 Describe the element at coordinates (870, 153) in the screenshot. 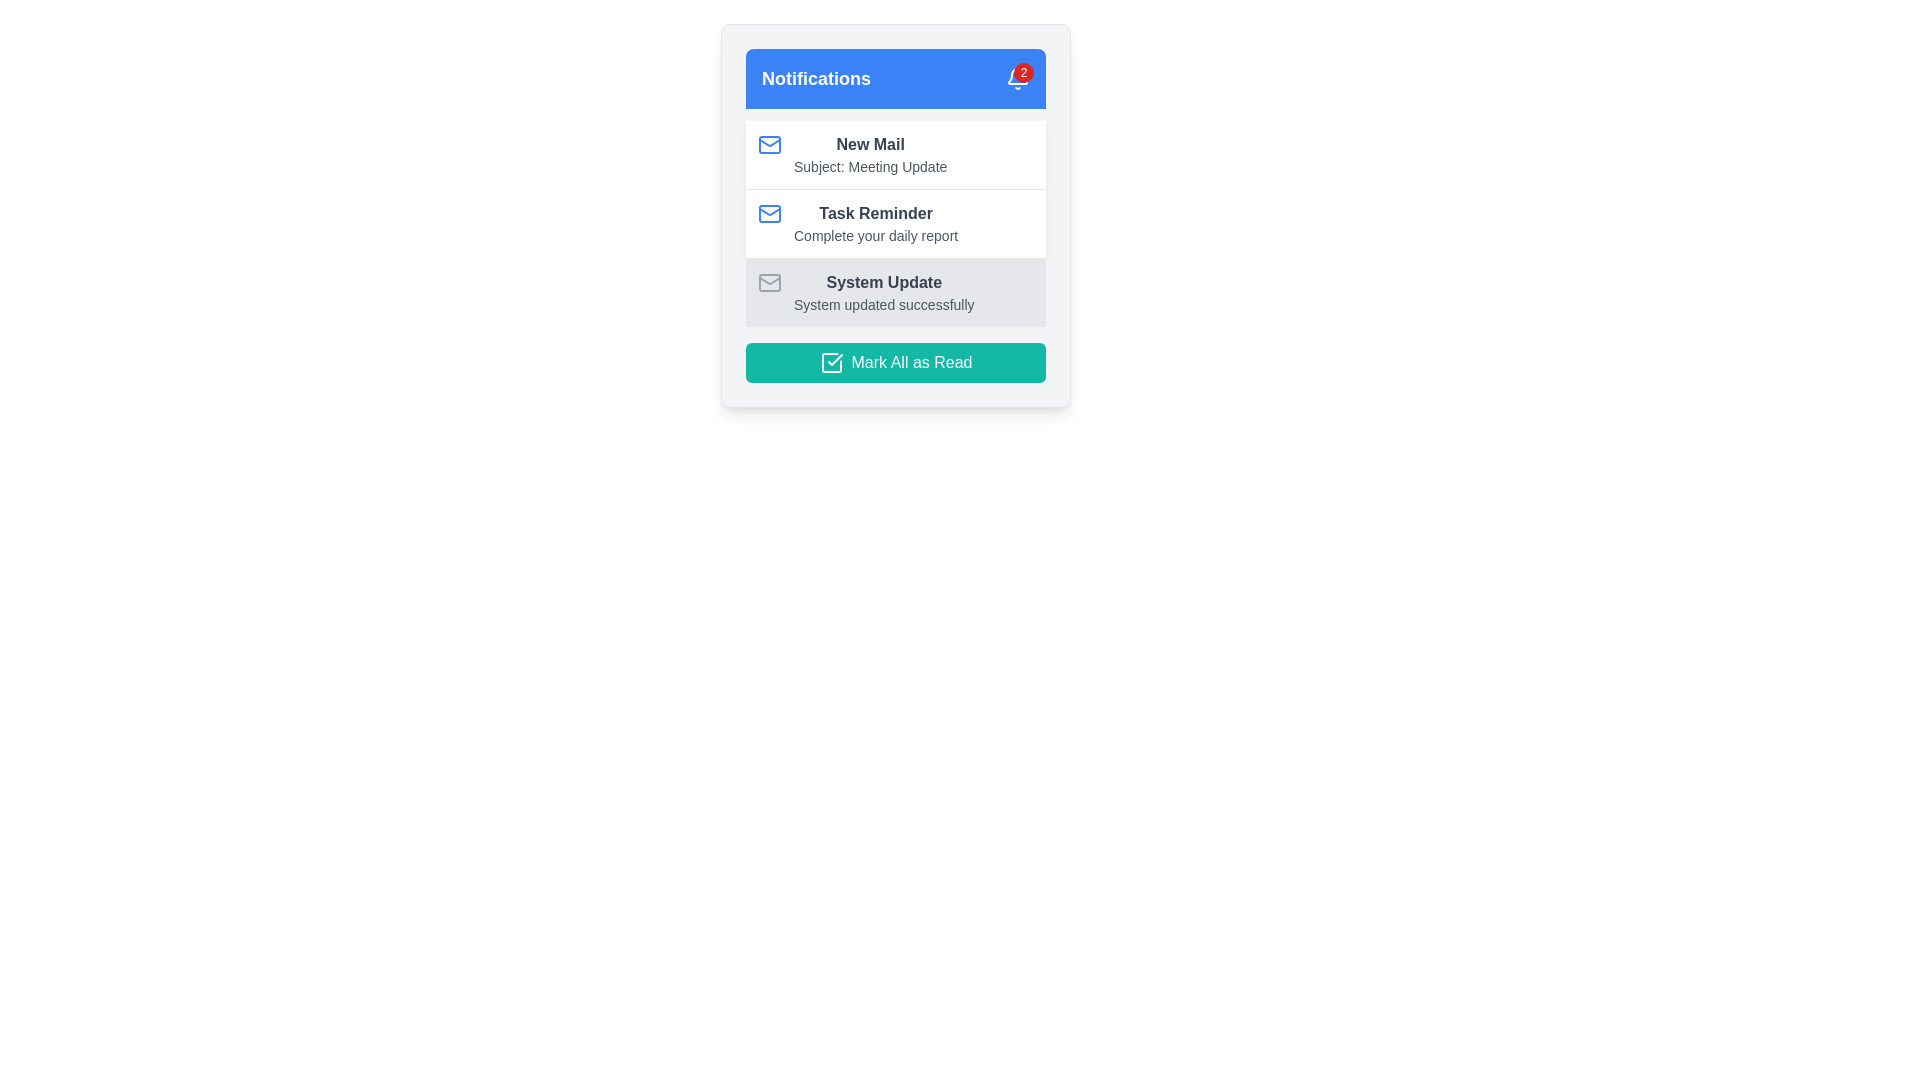

I see `details of the text block that contains 'New Mail' and 'Subject: Meeting Update' within the notification card, located adjacent to the blue email icon` at that location.